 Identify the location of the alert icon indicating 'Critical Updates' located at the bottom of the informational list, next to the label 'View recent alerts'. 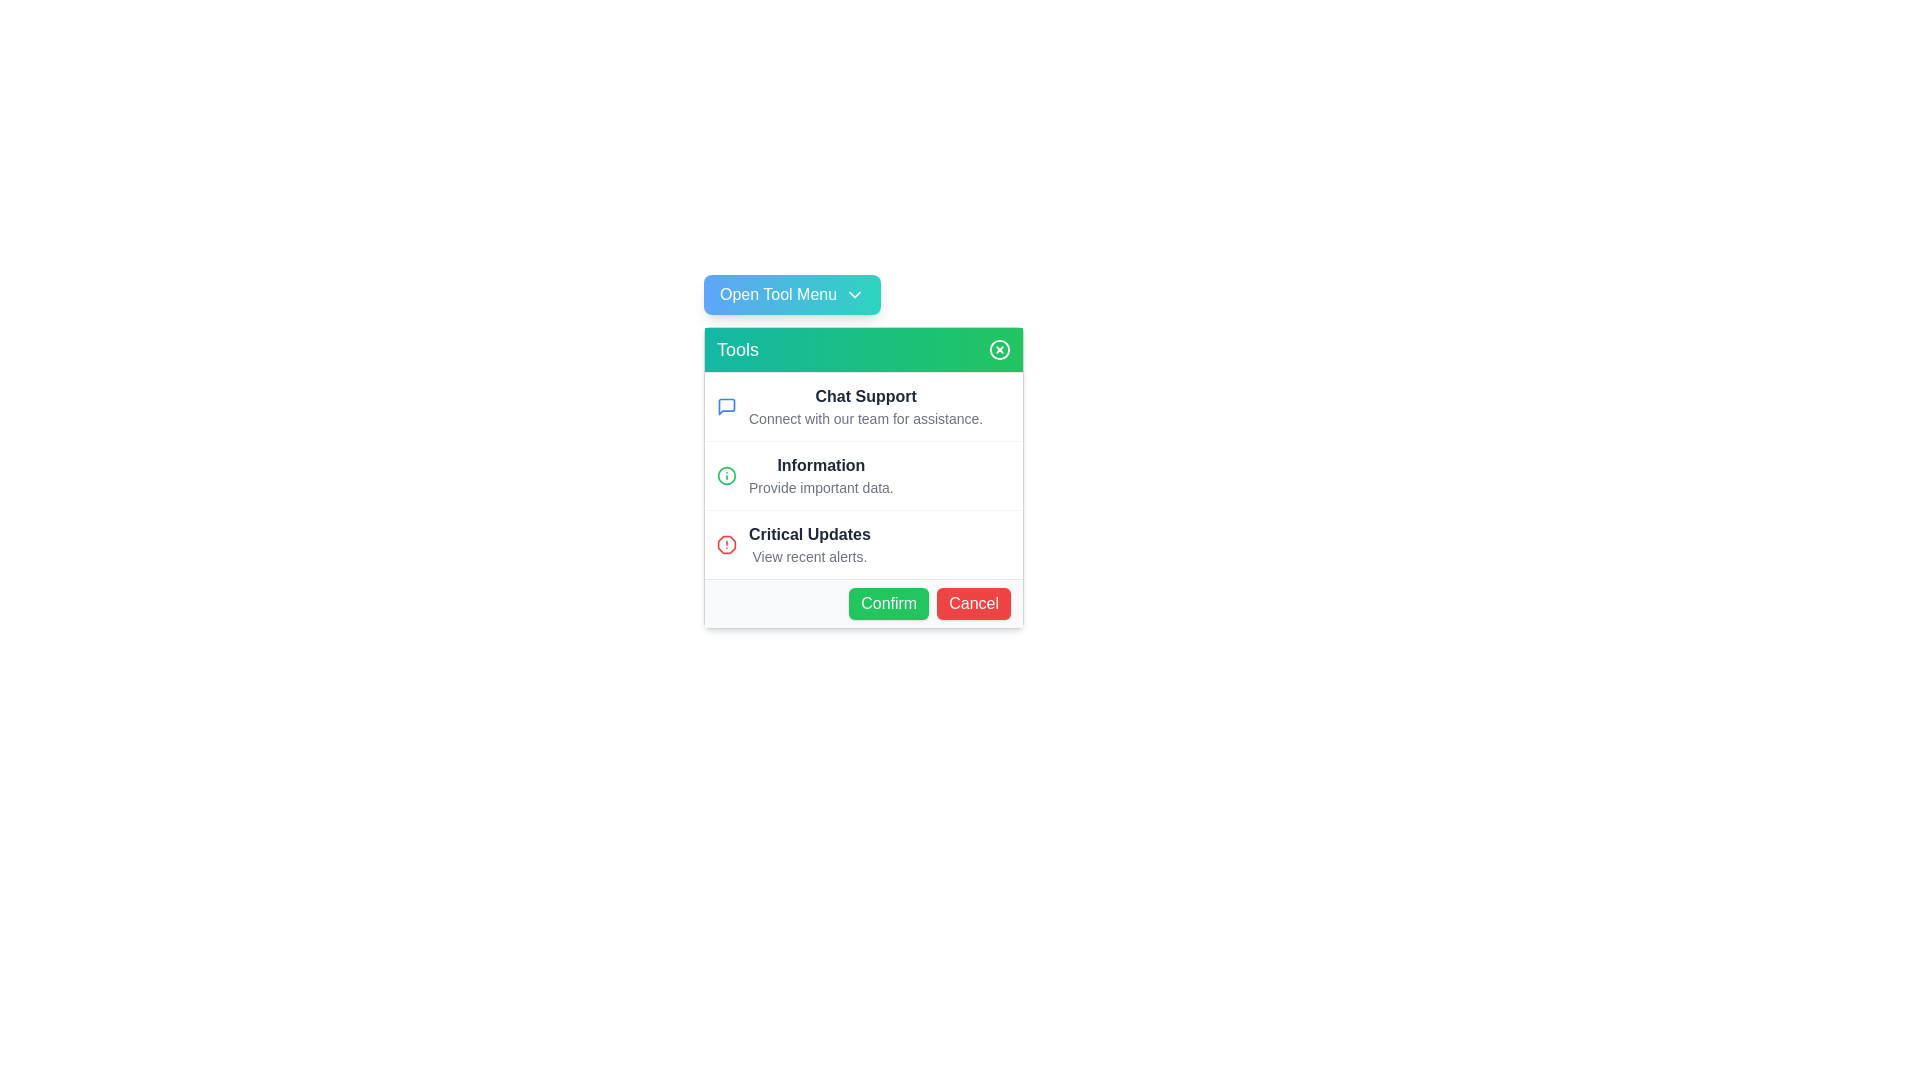
(725, 544).